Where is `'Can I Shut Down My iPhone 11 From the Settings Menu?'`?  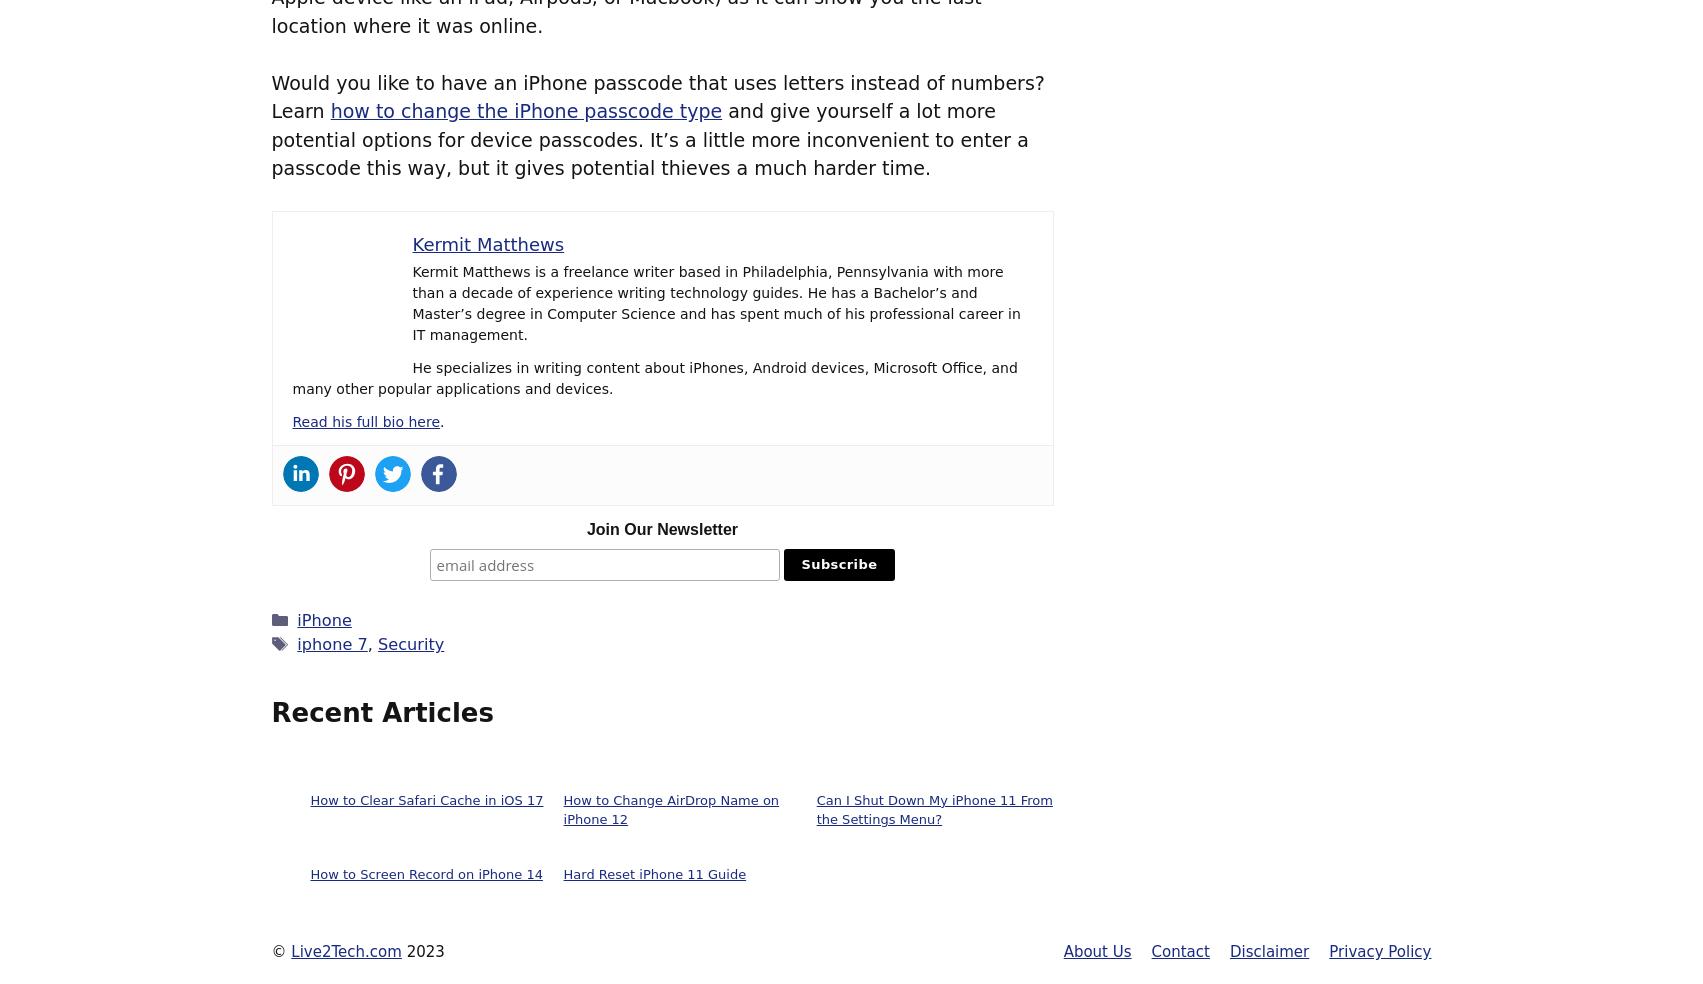
'Can I Shut Down My iPhone 11 From the Settings Menu?' is located at coordinates (932, 808).